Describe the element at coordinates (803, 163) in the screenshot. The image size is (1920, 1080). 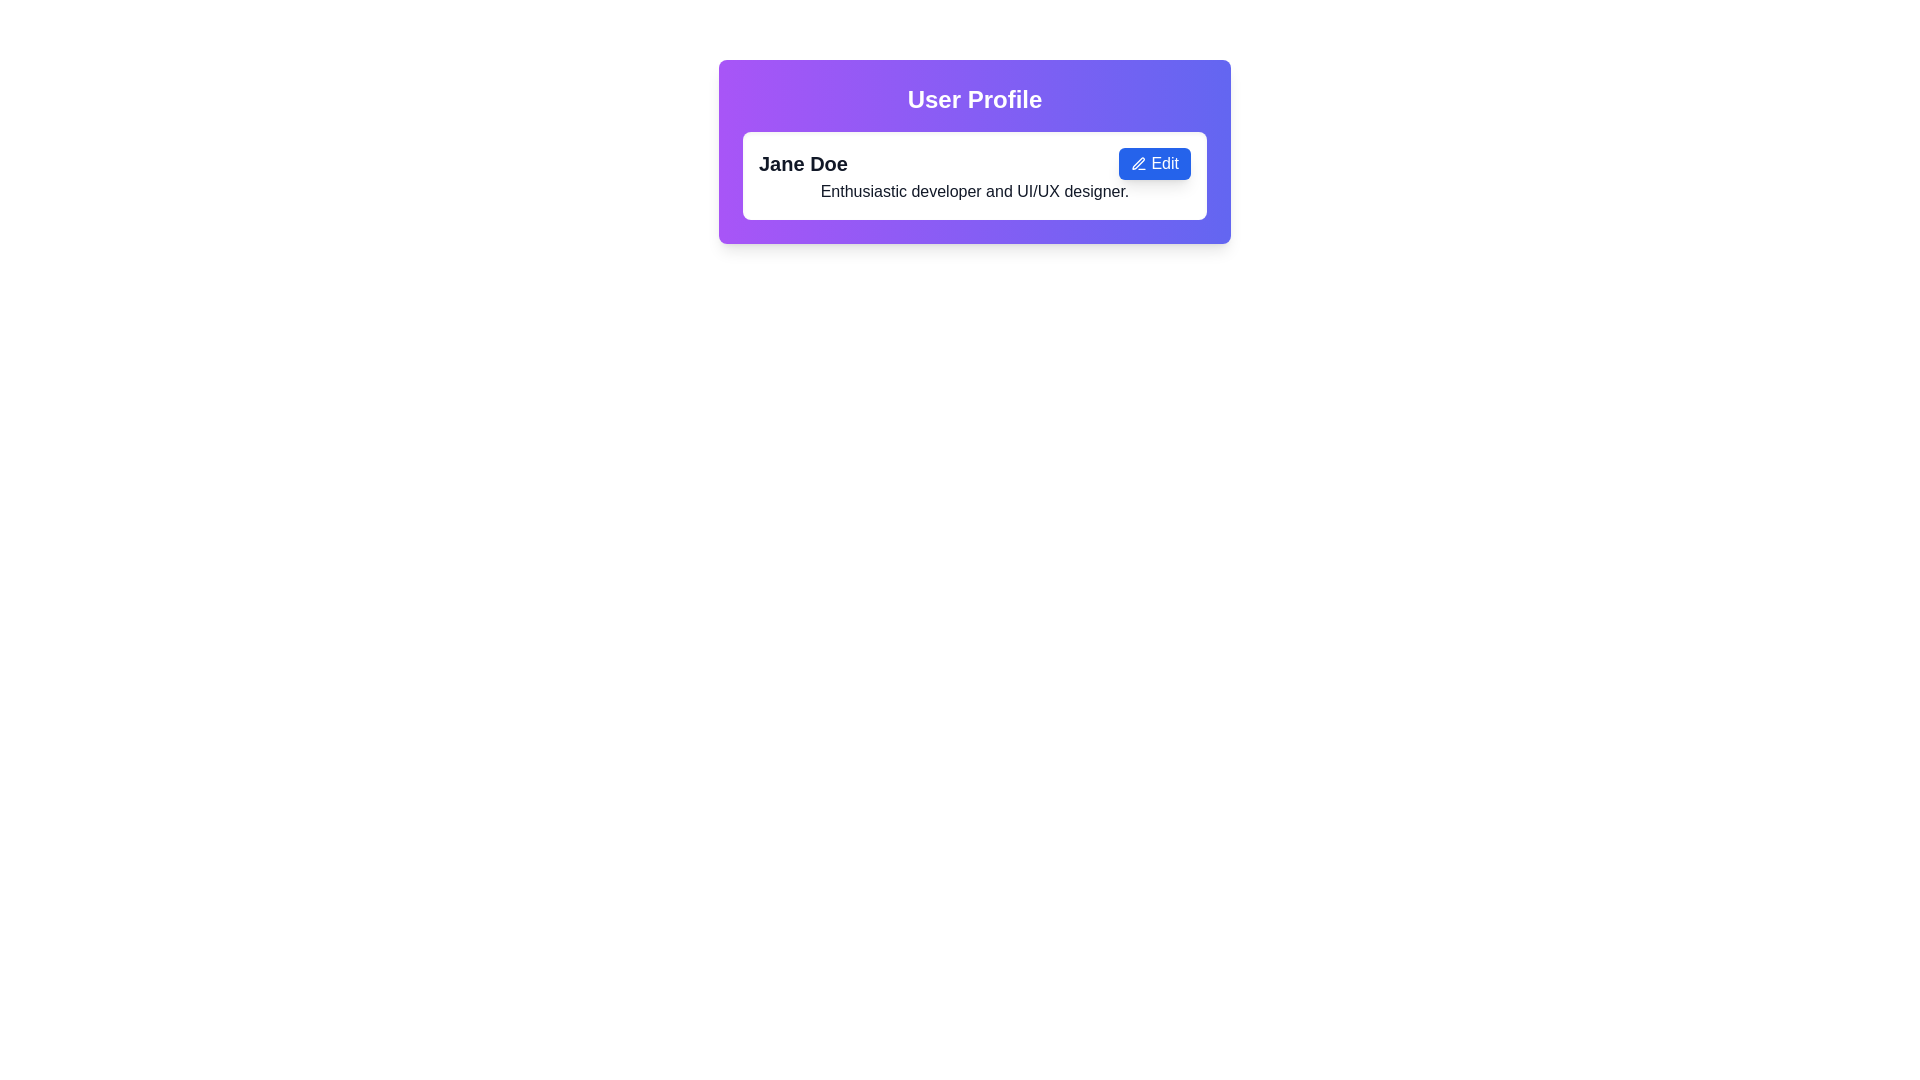
I see `the Text label displaying the user's name located at the top-left corner of a white card within a purple gradient box, which is positioned above a descriptive subtitle and to the left of an 'Edit' button` at that location.